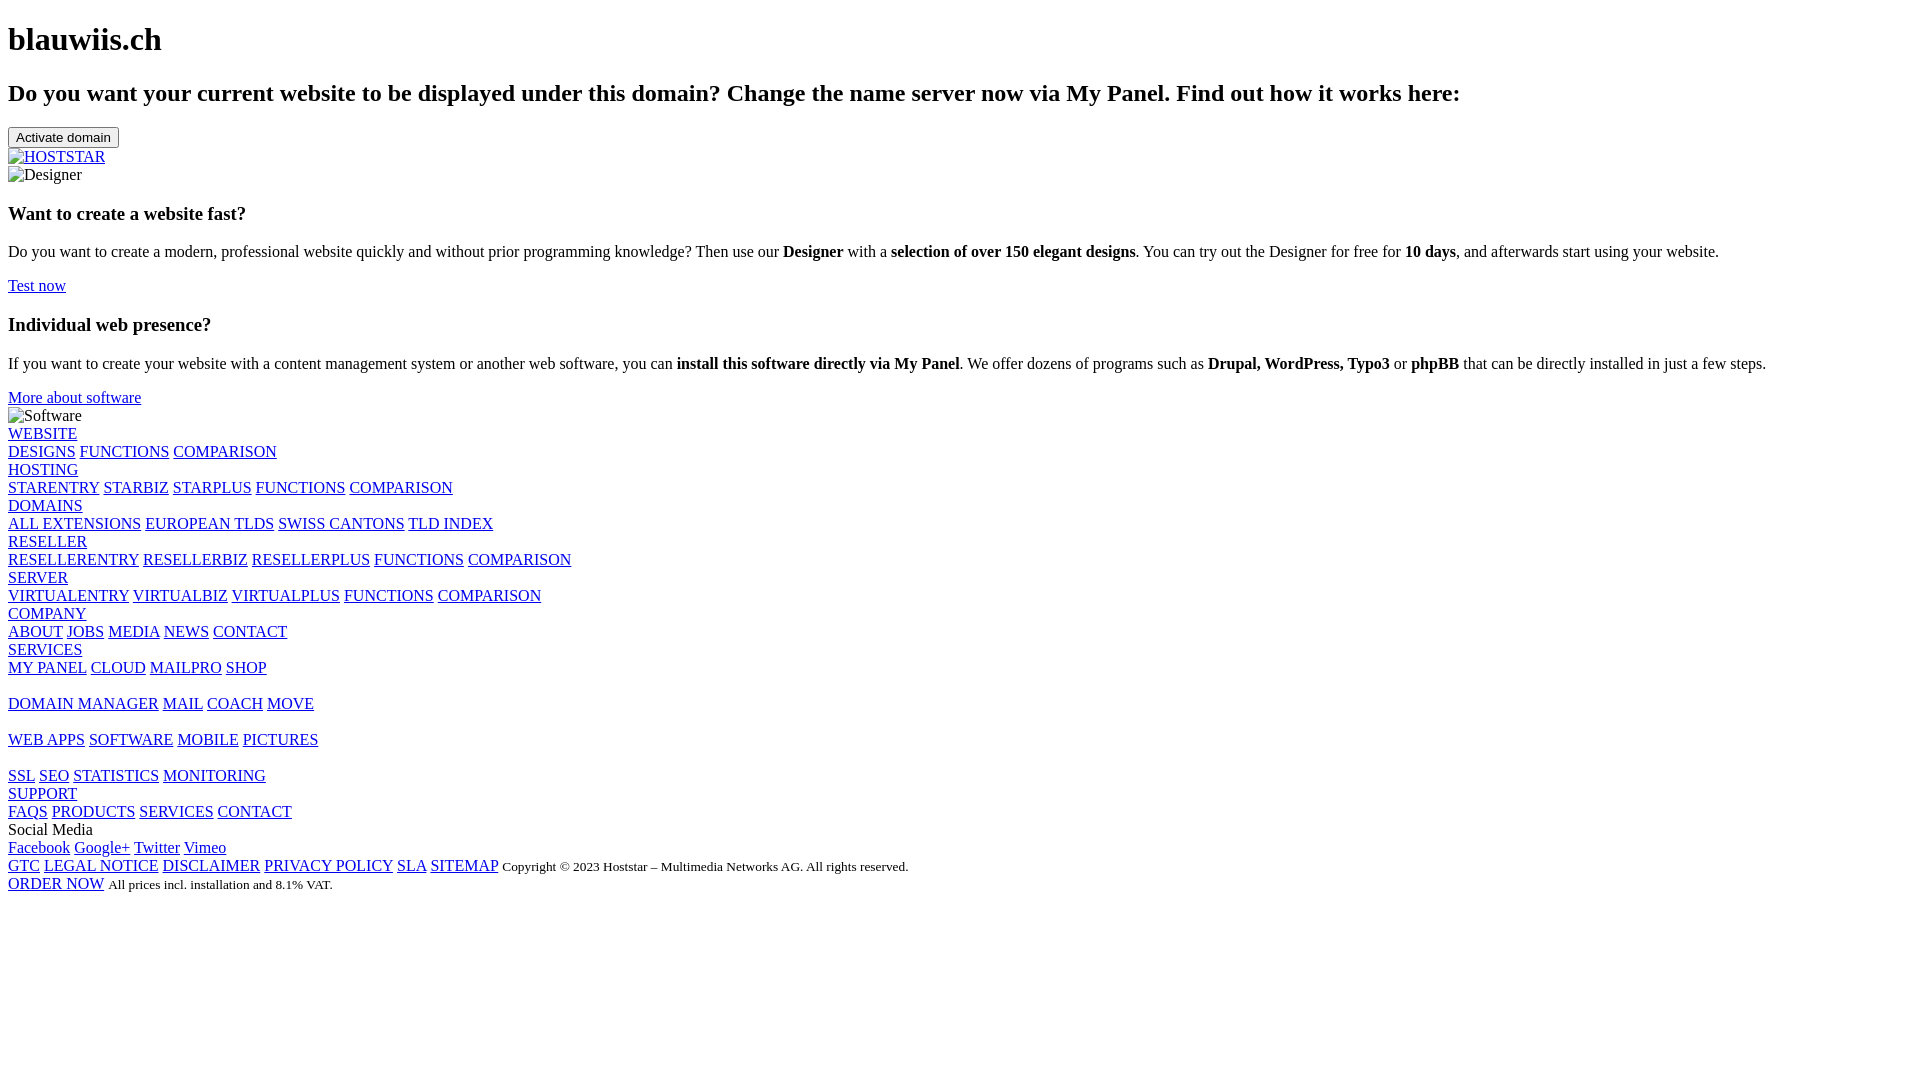 The width and height of the screenshot is (1920, 1080). I want to click on 'WEB APPS', so click(46, 739).